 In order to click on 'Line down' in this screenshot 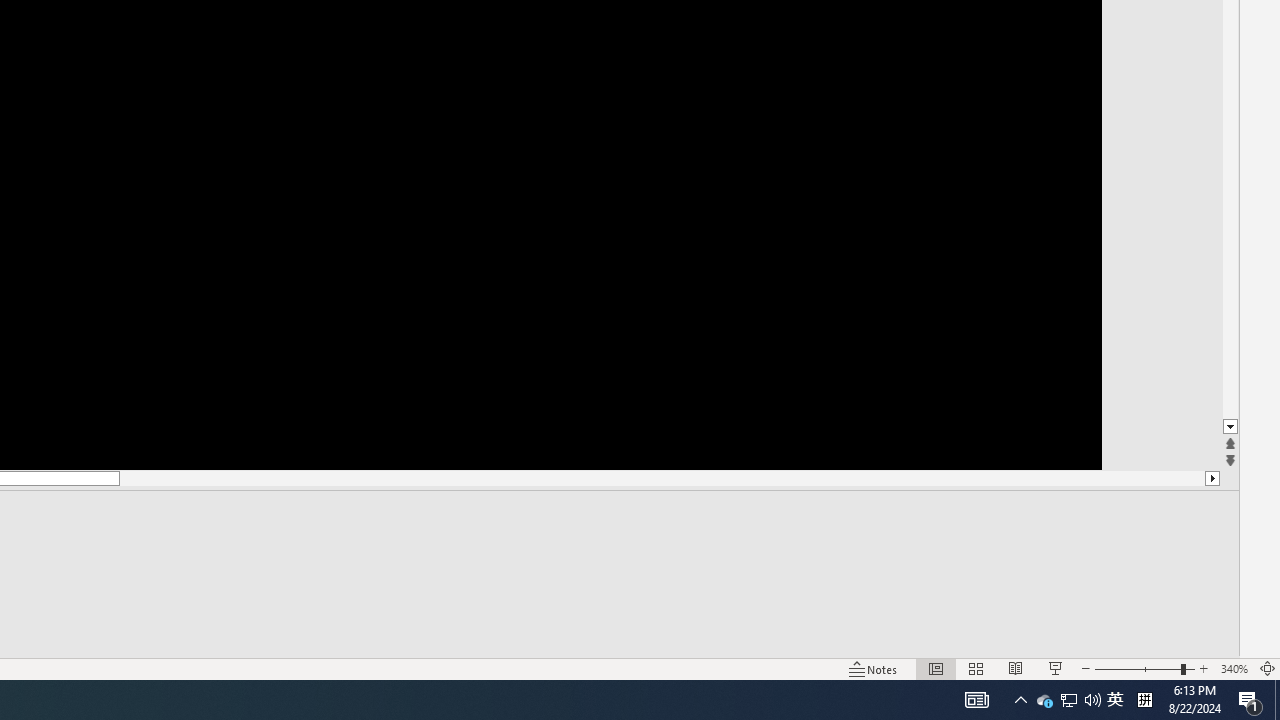, I will do `click(1229, 426)`.